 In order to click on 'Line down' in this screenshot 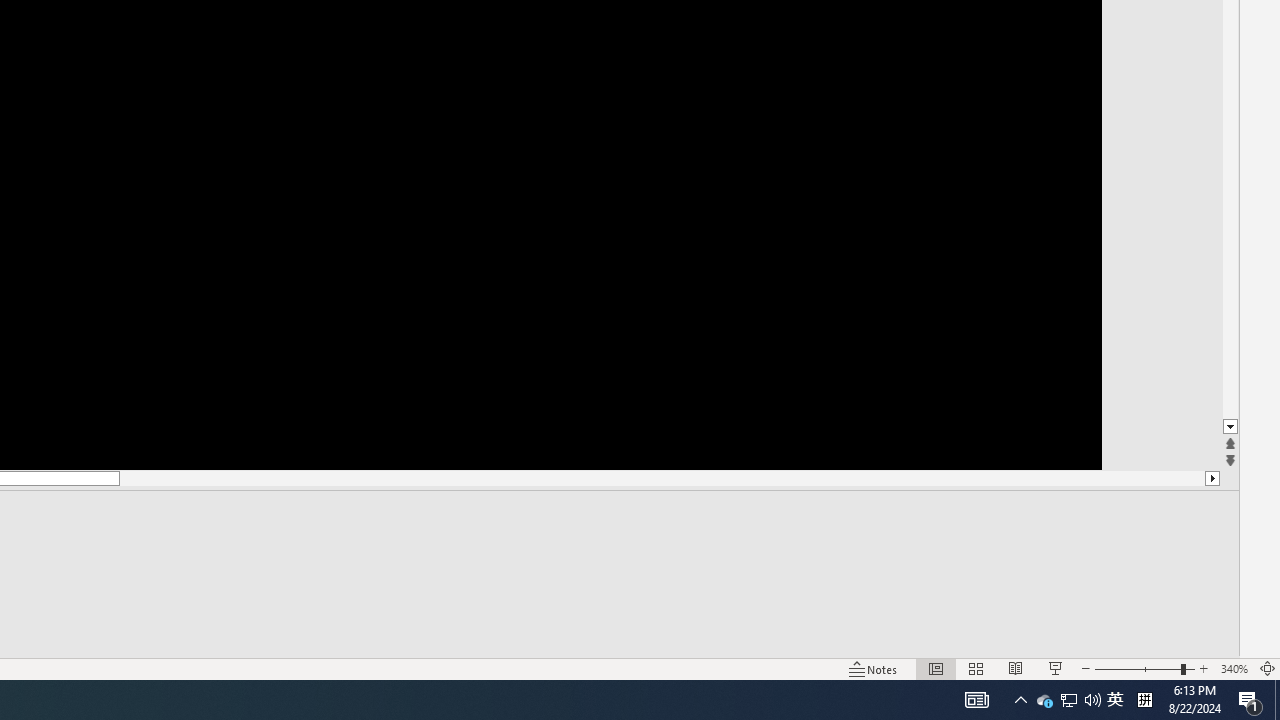, I will do `click(1229, 426)`.